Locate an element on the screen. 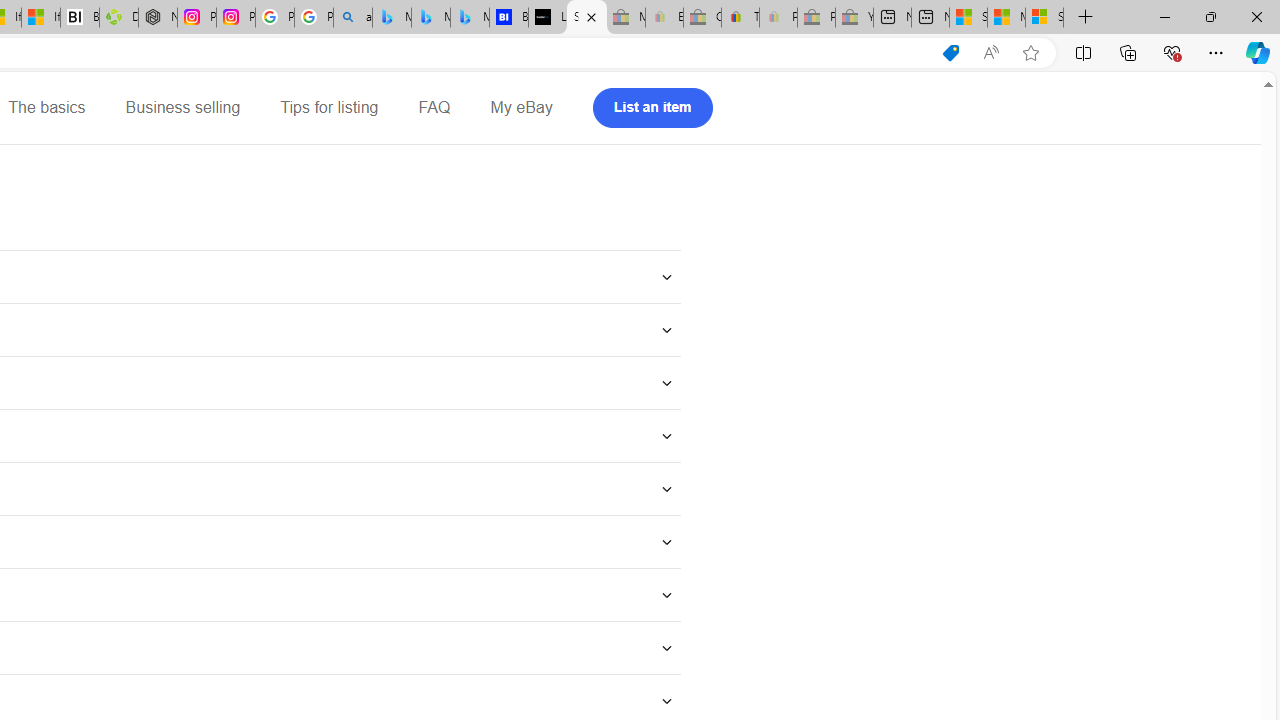 Image resolution: width=1280 pixels, height=720 pixels. 'FAQ' is located at coordinates (433, 108).